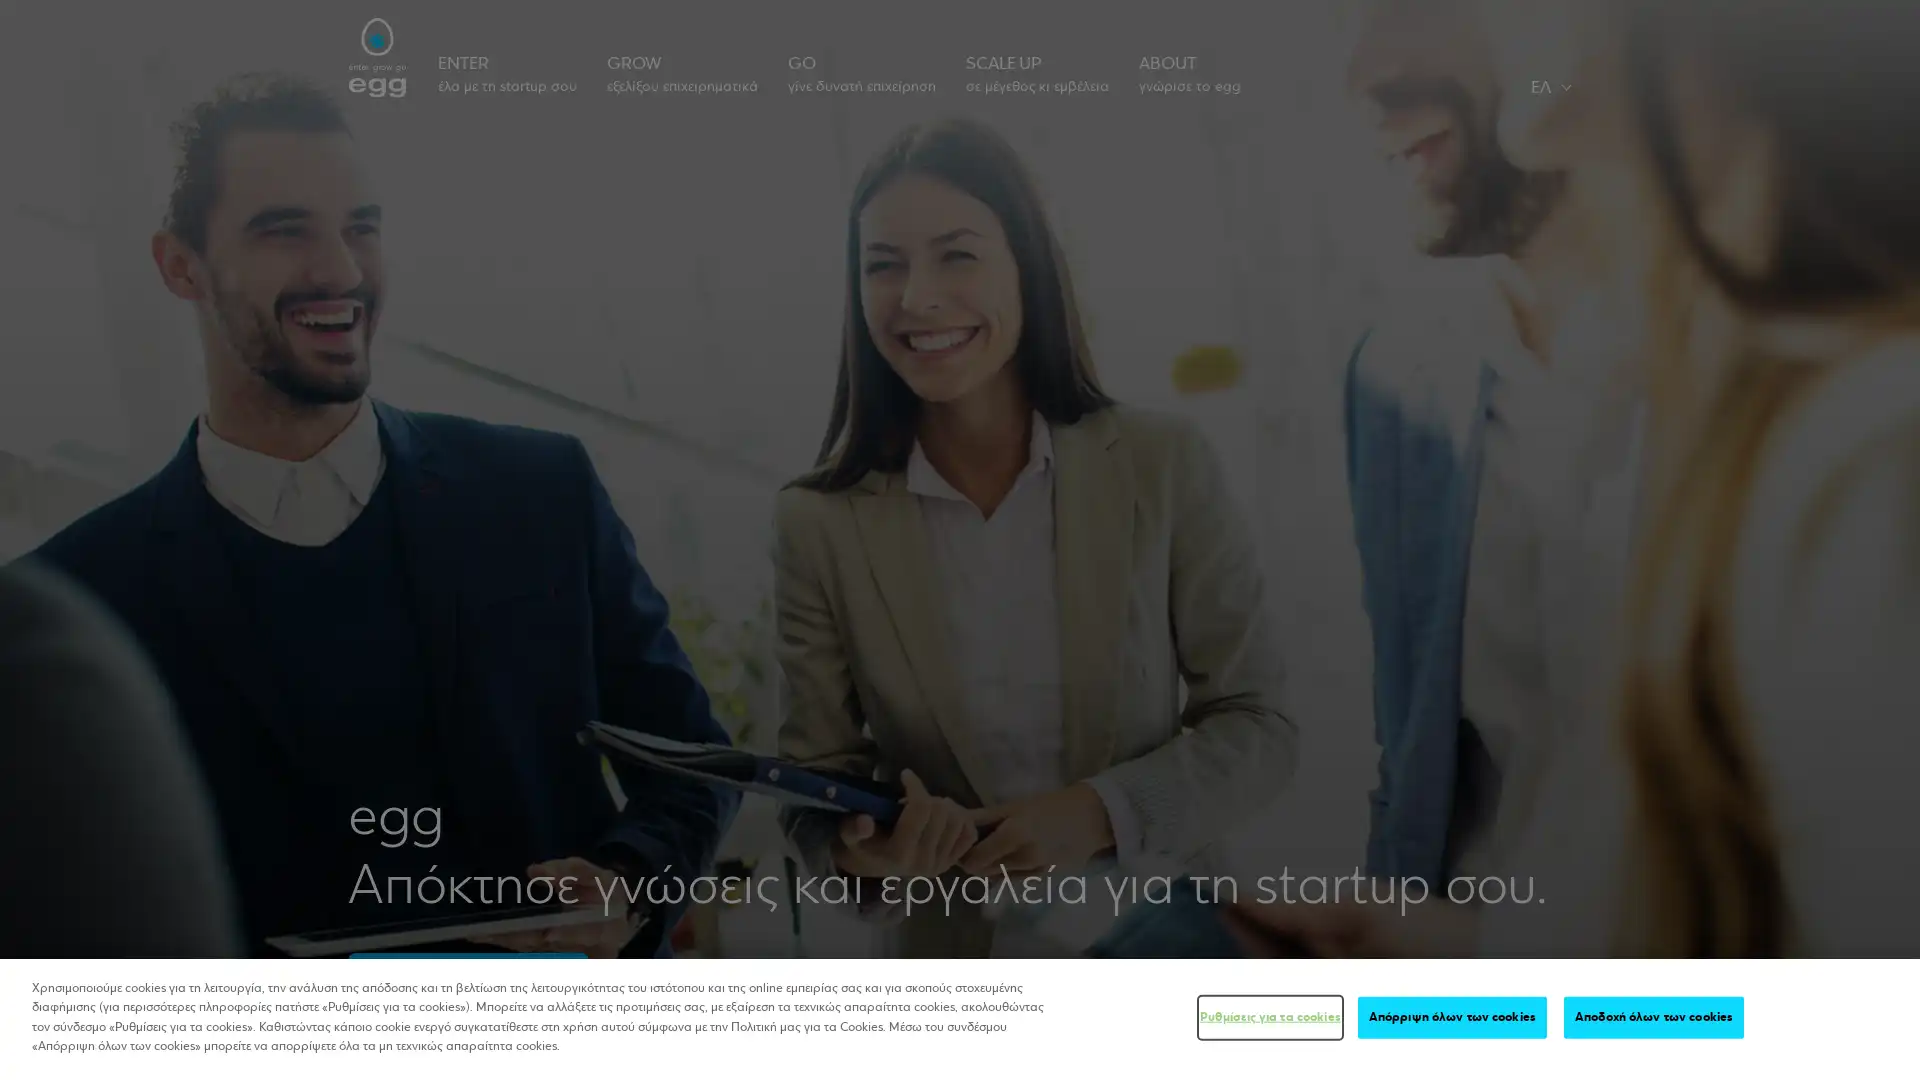  I want to click on cookies, so click(1654, 1017).